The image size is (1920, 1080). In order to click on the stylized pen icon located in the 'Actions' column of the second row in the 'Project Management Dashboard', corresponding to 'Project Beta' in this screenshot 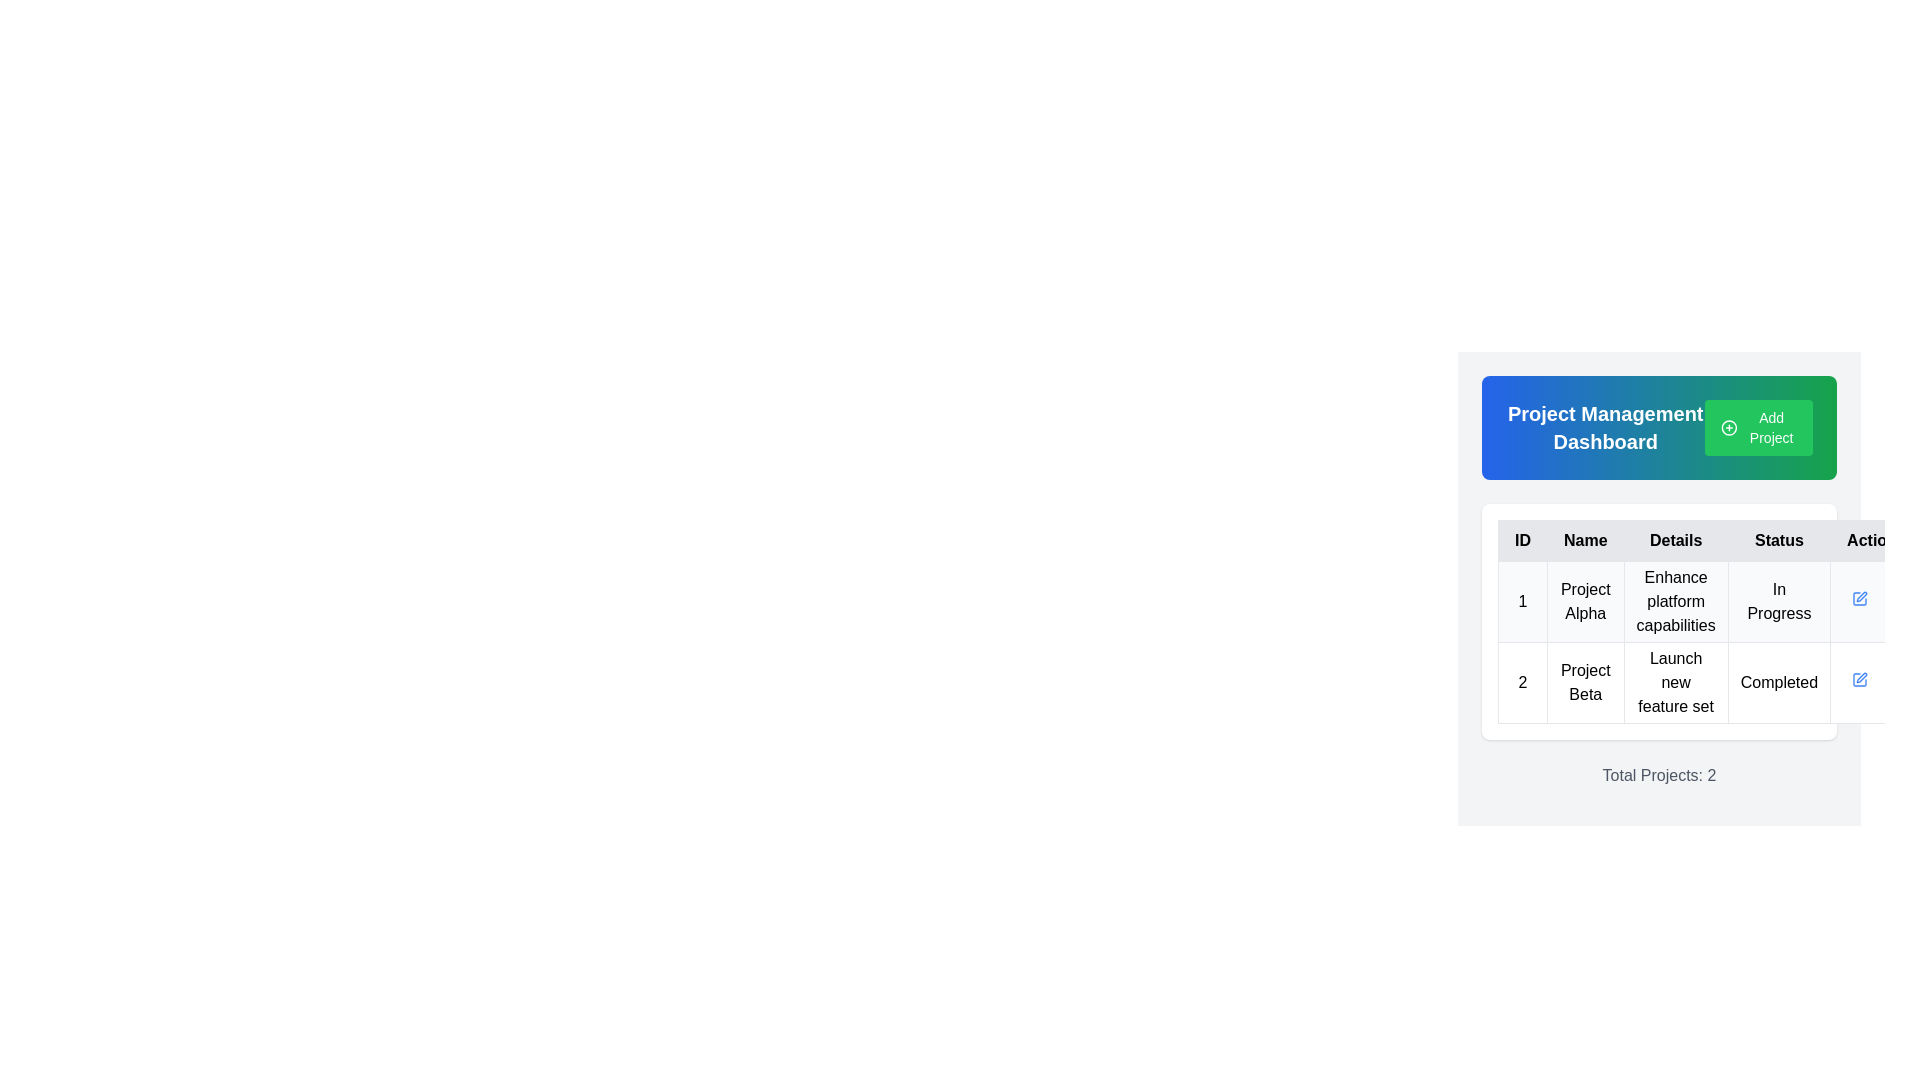, I will do `click(1861, 677)`.